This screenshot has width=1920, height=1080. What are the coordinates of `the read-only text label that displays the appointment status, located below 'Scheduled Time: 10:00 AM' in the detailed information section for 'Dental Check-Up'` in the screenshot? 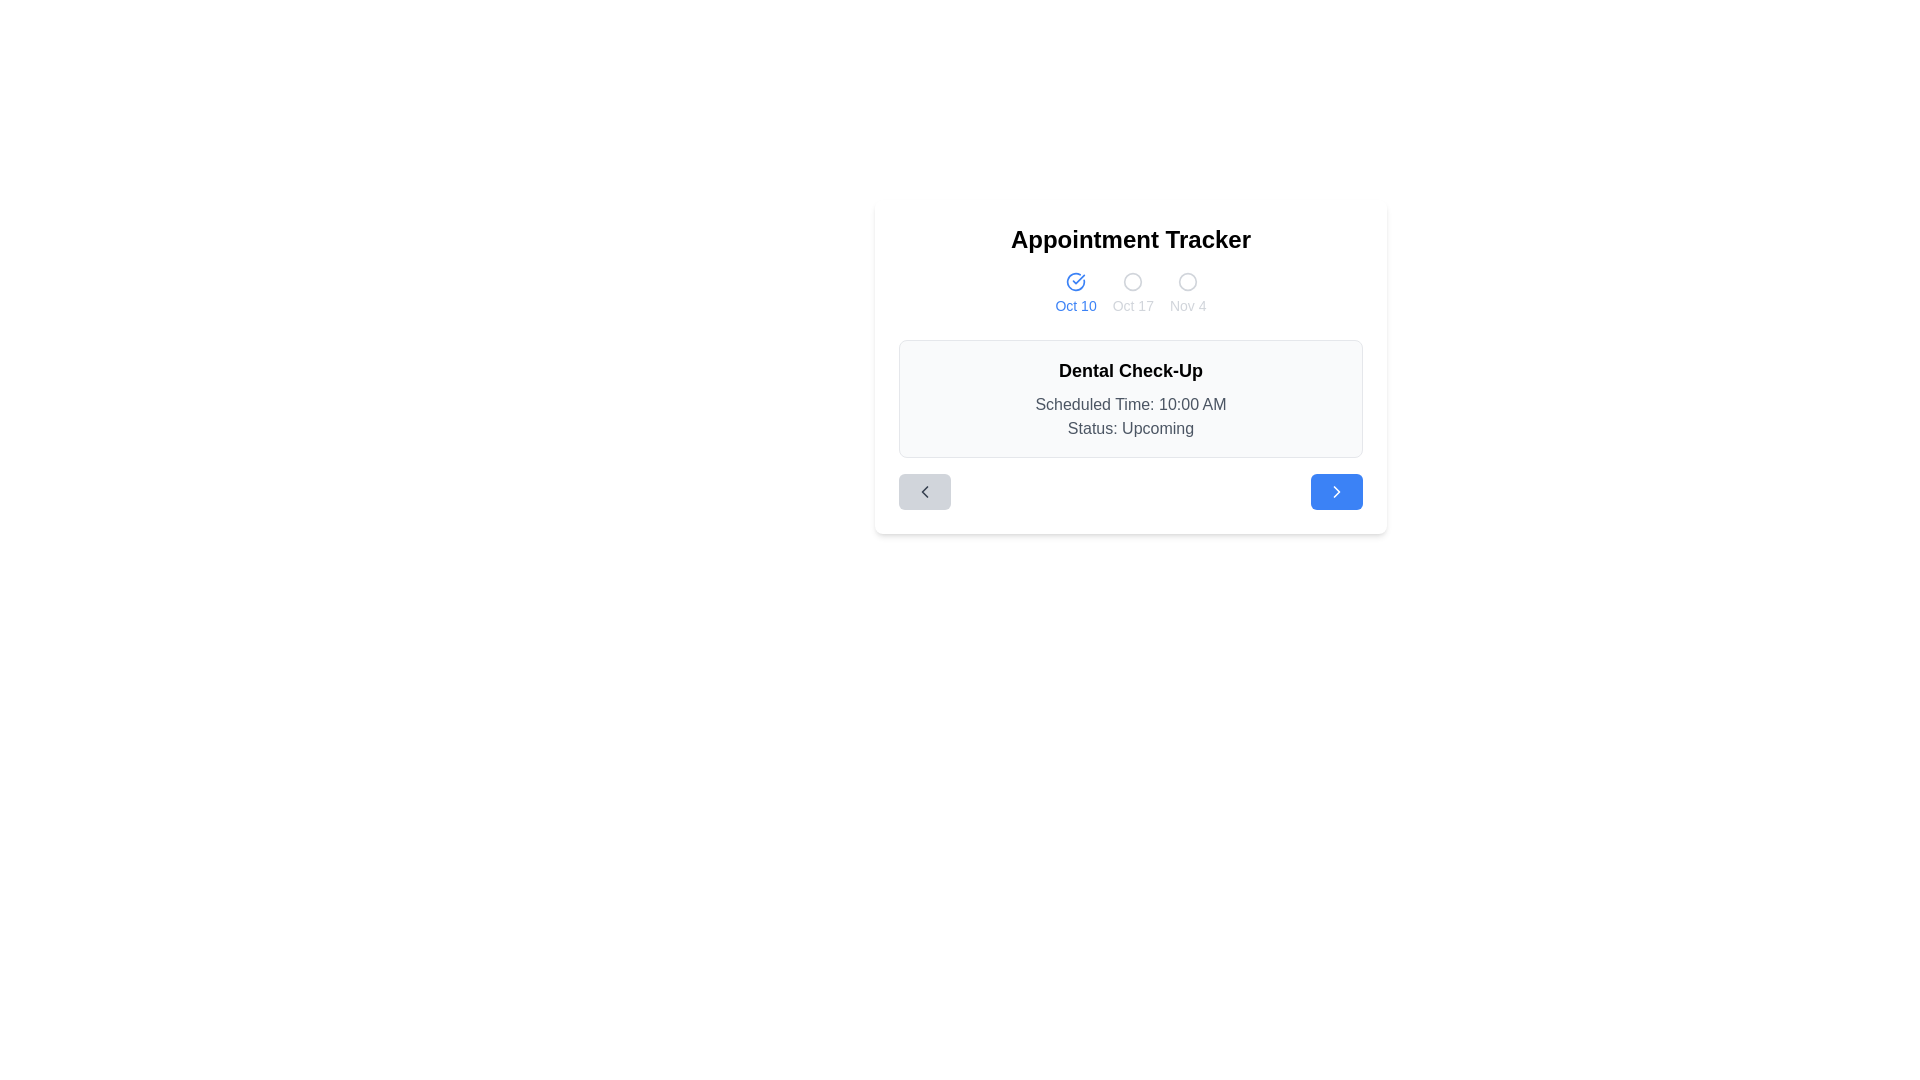 It's located at (1131, 427).